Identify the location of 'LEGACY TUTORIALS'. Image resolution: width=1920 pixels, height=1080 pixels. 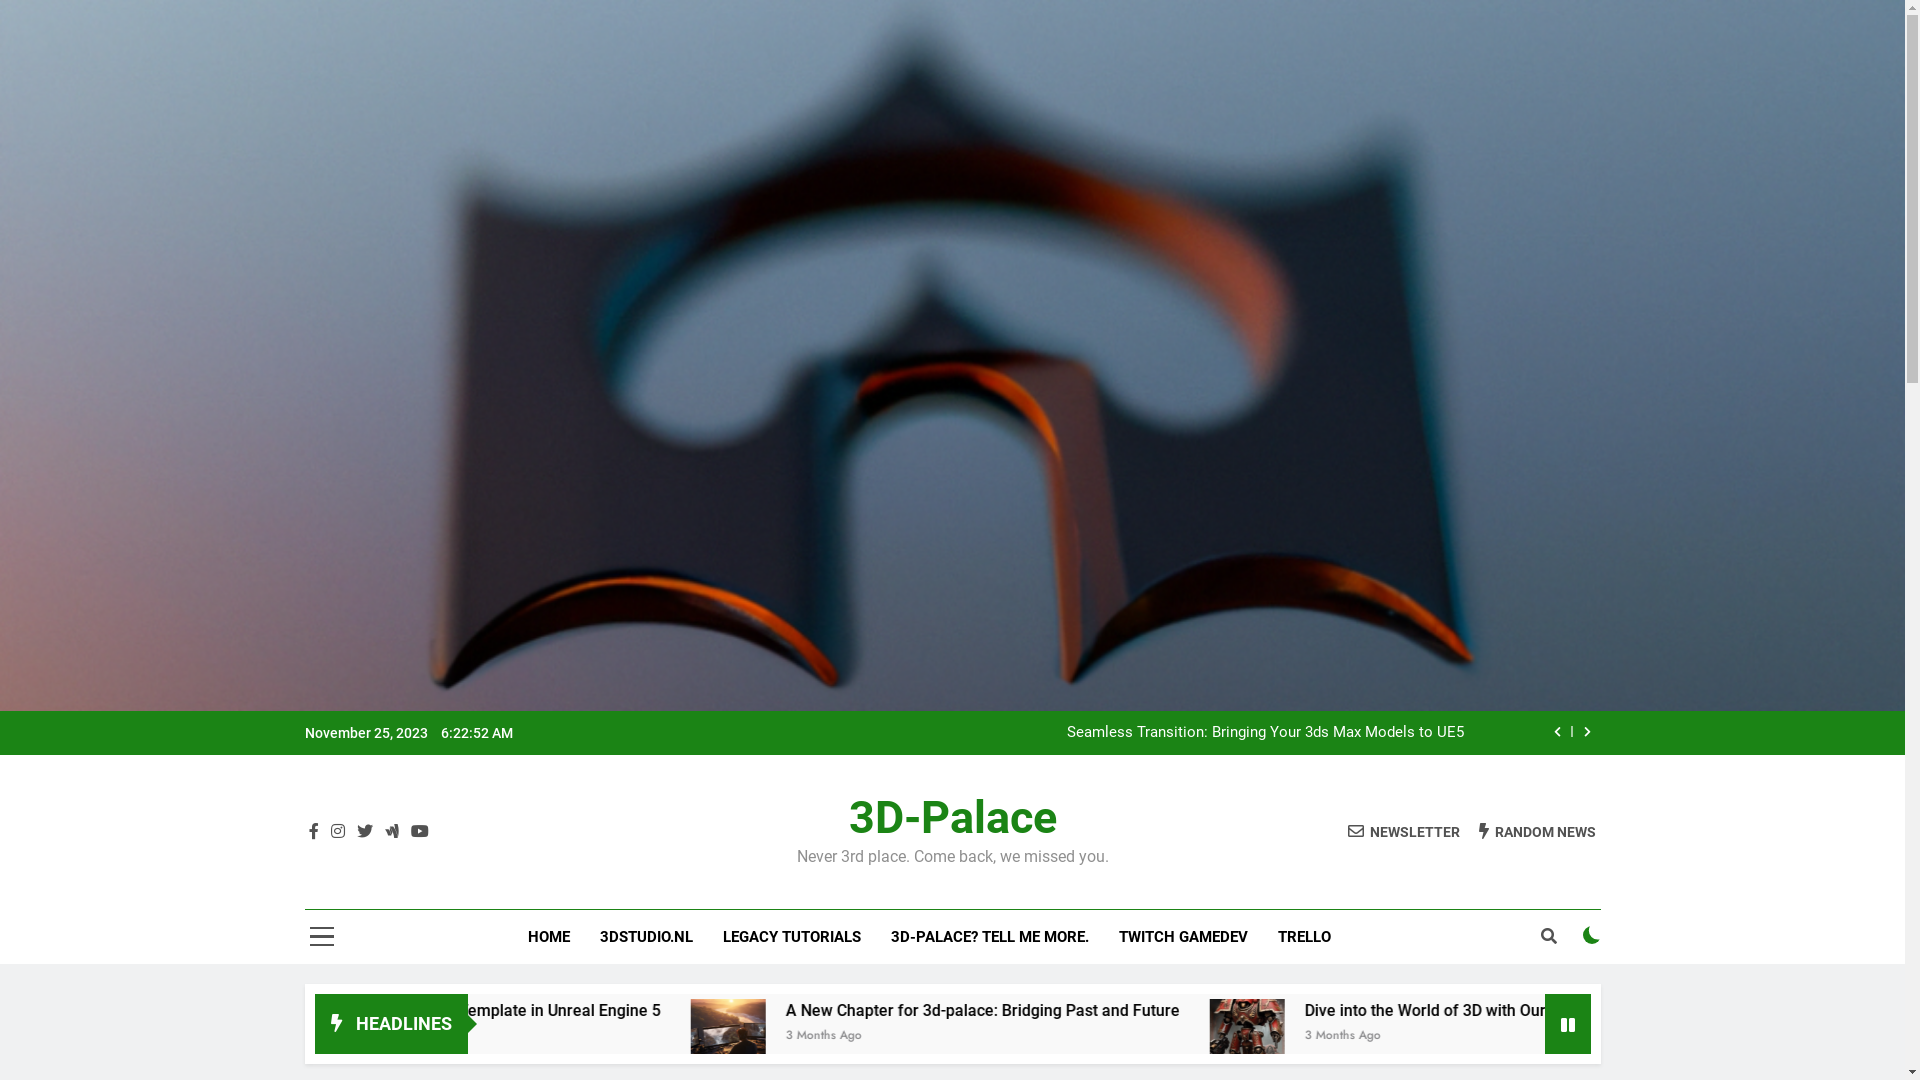
(791, 937).